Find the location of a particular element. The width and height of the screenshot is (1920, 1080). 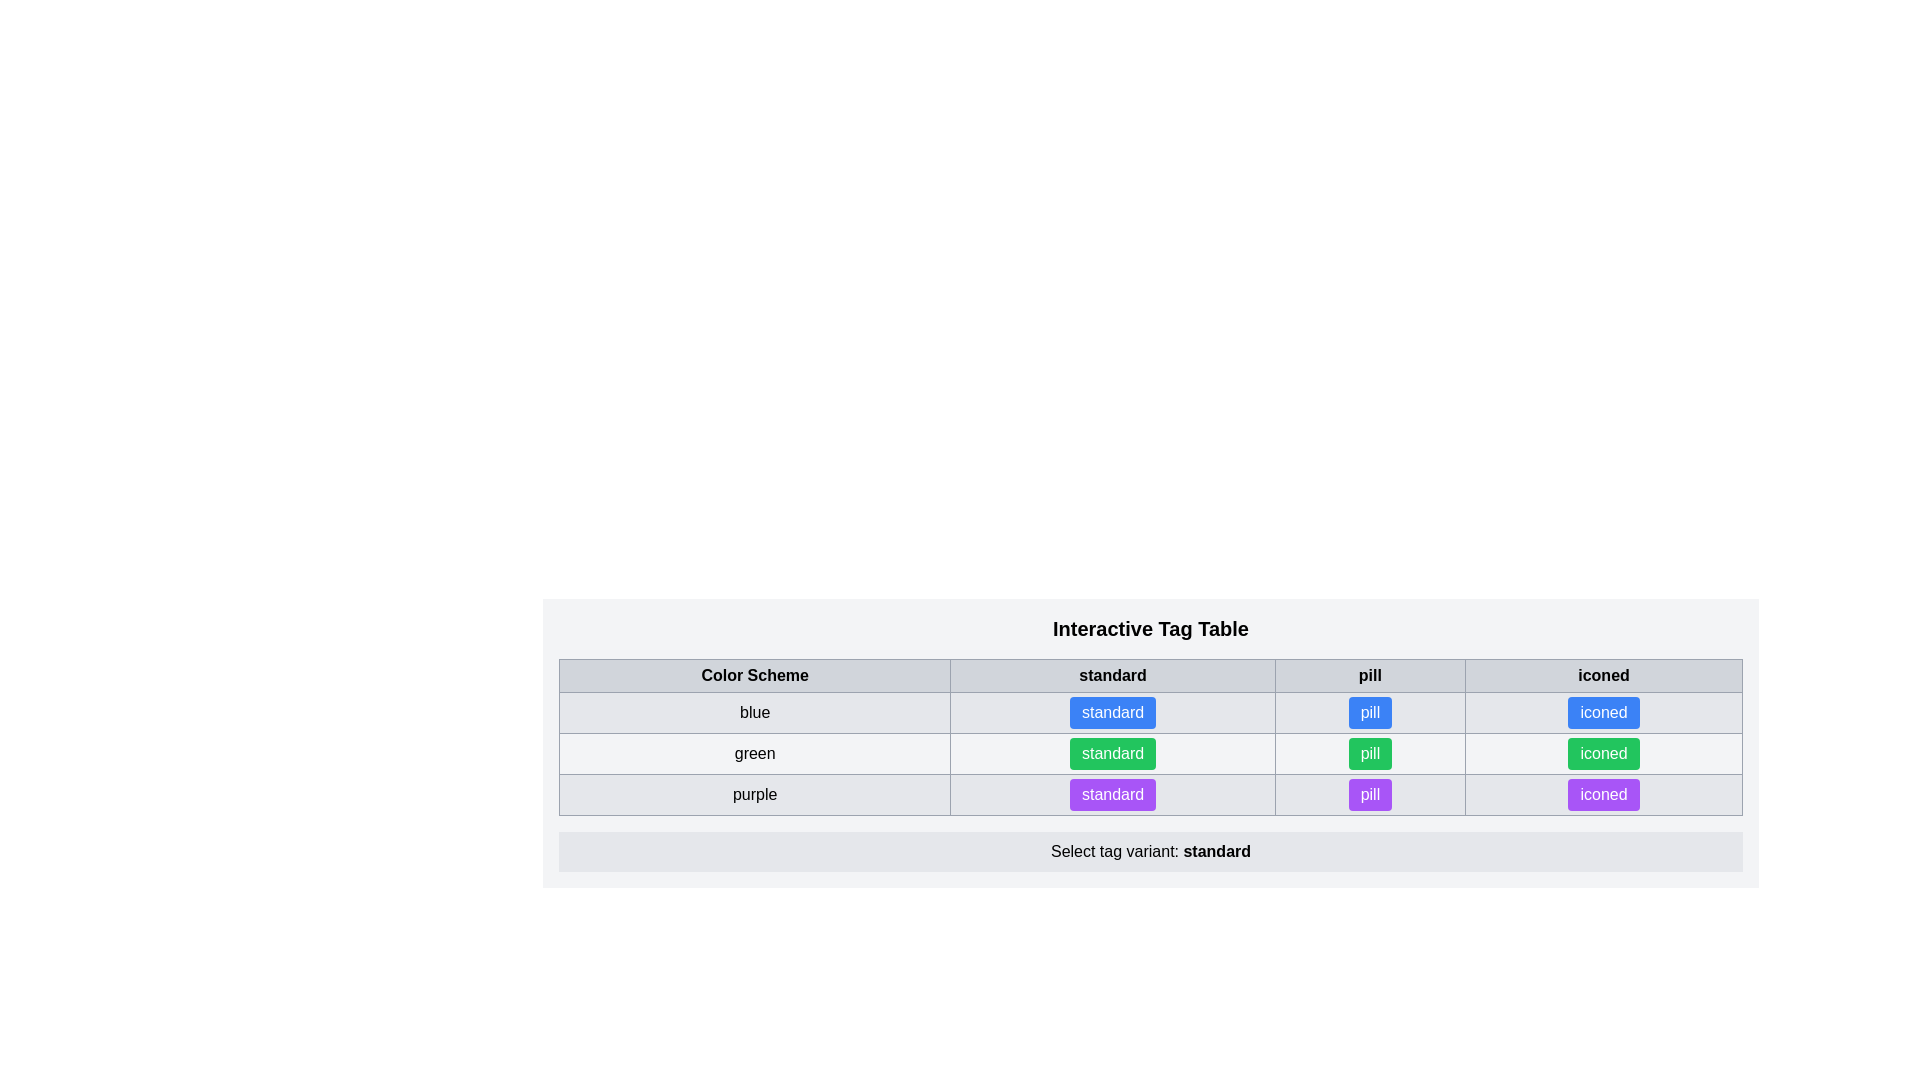

the rounded rectangular blue button labeled 'standard' is located at coordinates (1112, 712).